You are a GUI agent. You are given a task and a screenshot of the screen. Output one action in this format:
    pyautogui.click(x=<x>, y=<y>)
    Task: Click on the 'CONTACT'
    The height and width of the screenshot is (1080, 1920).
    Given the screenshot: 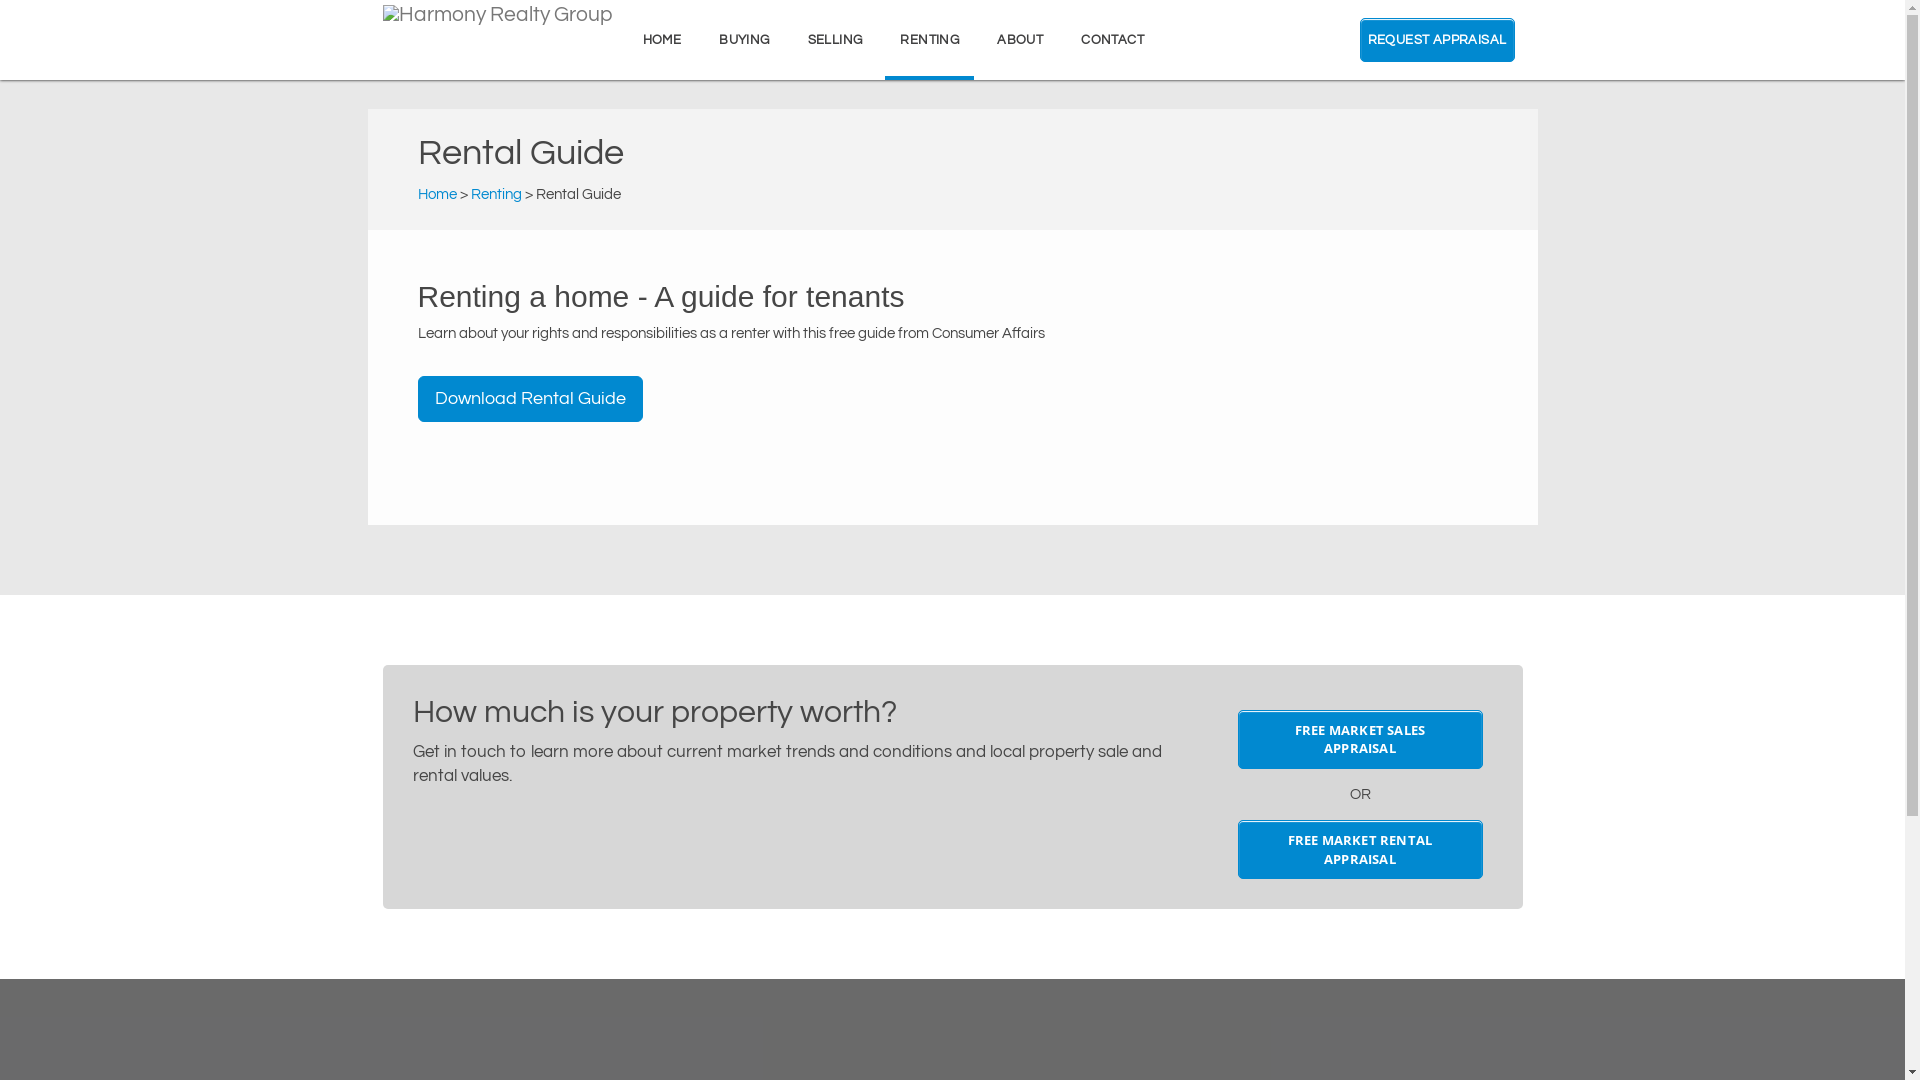 What is the action you would take?
    pyautogui.click(x=1111, y=39)
    